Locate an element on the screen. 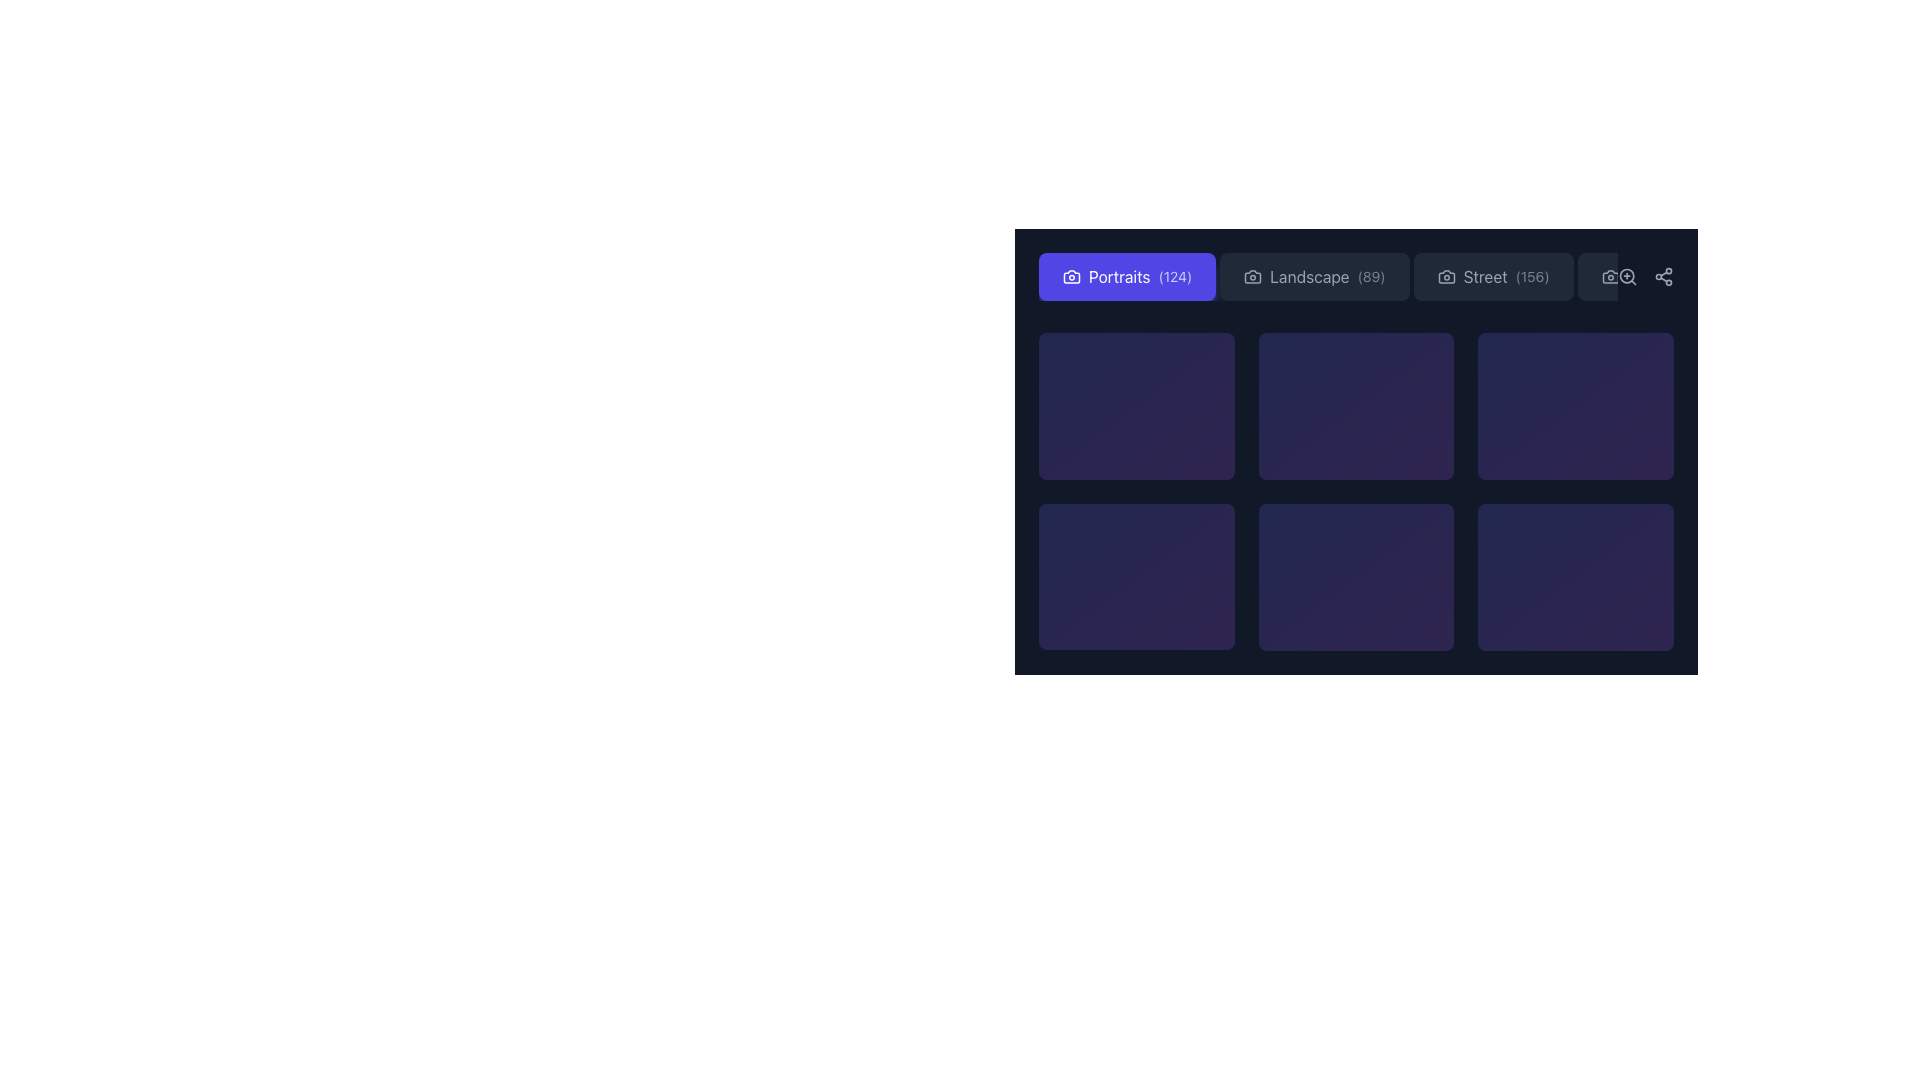  the 'Street' category label located in the top-right section of the UI, which guides users to select or view items related to streets is located at coordinates (1485, 277).